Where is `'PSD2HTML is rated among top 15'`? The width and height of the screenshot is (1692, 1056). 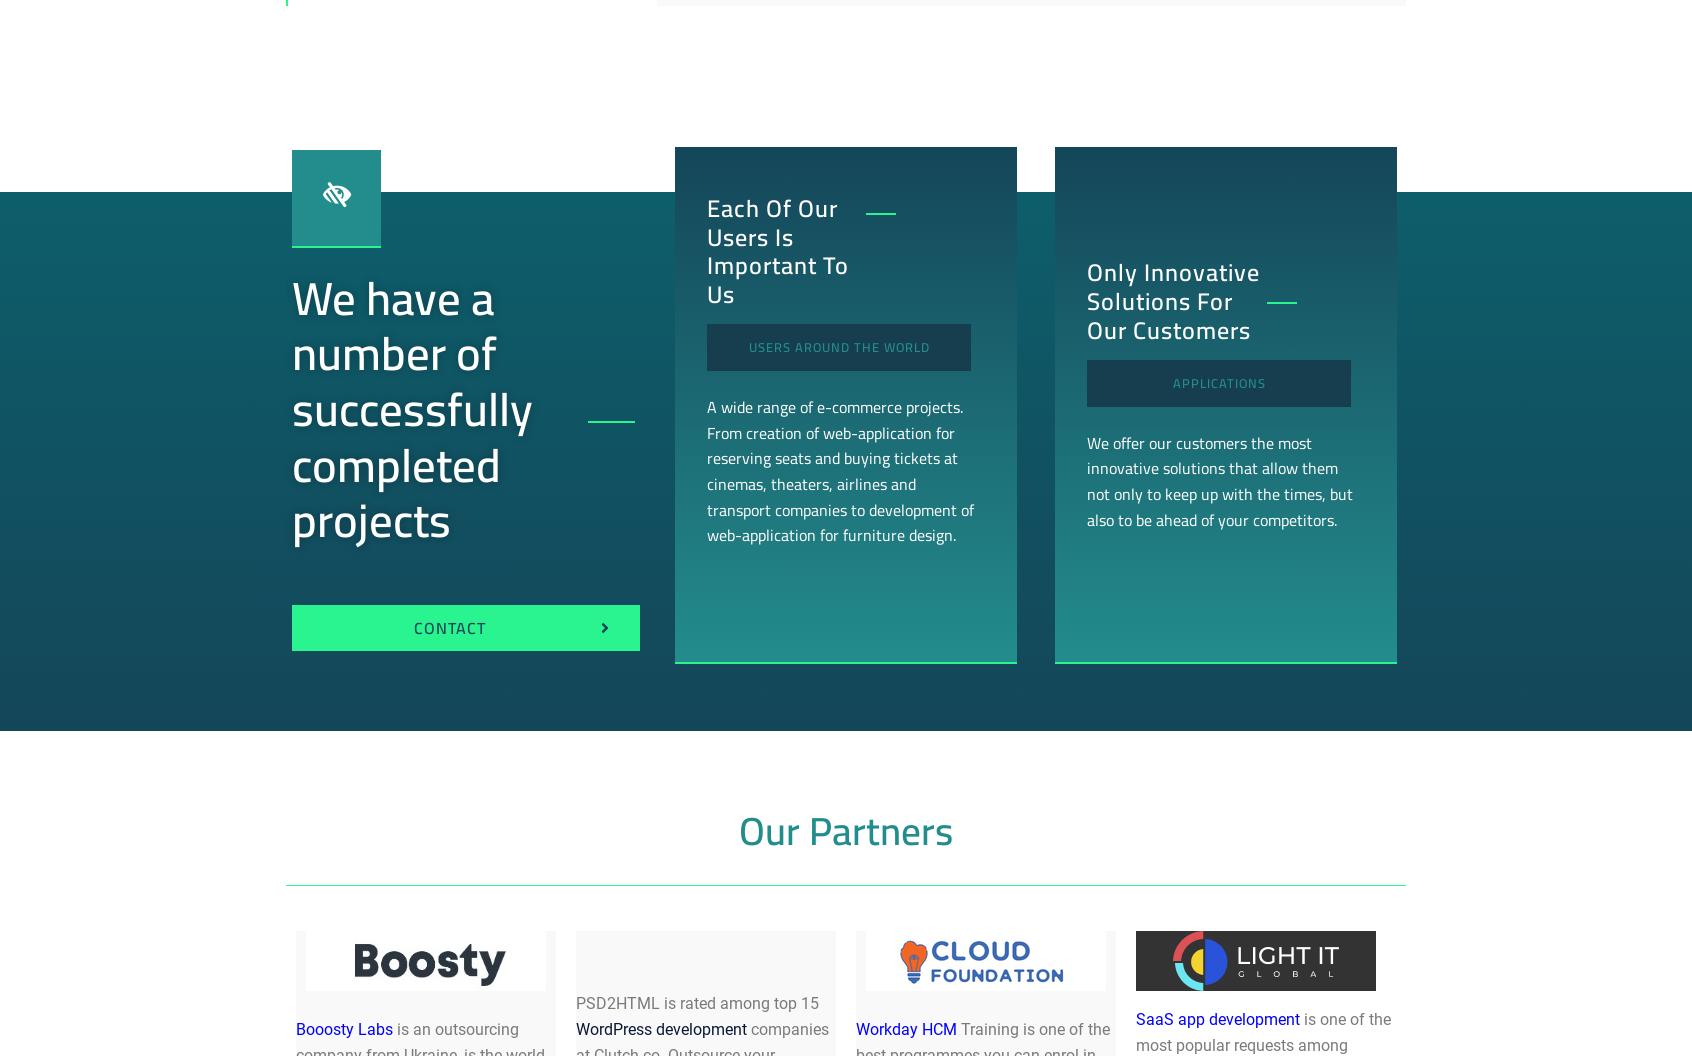
'PSD2HTML is rated among top 15' is located at coordinates (697, 1001).